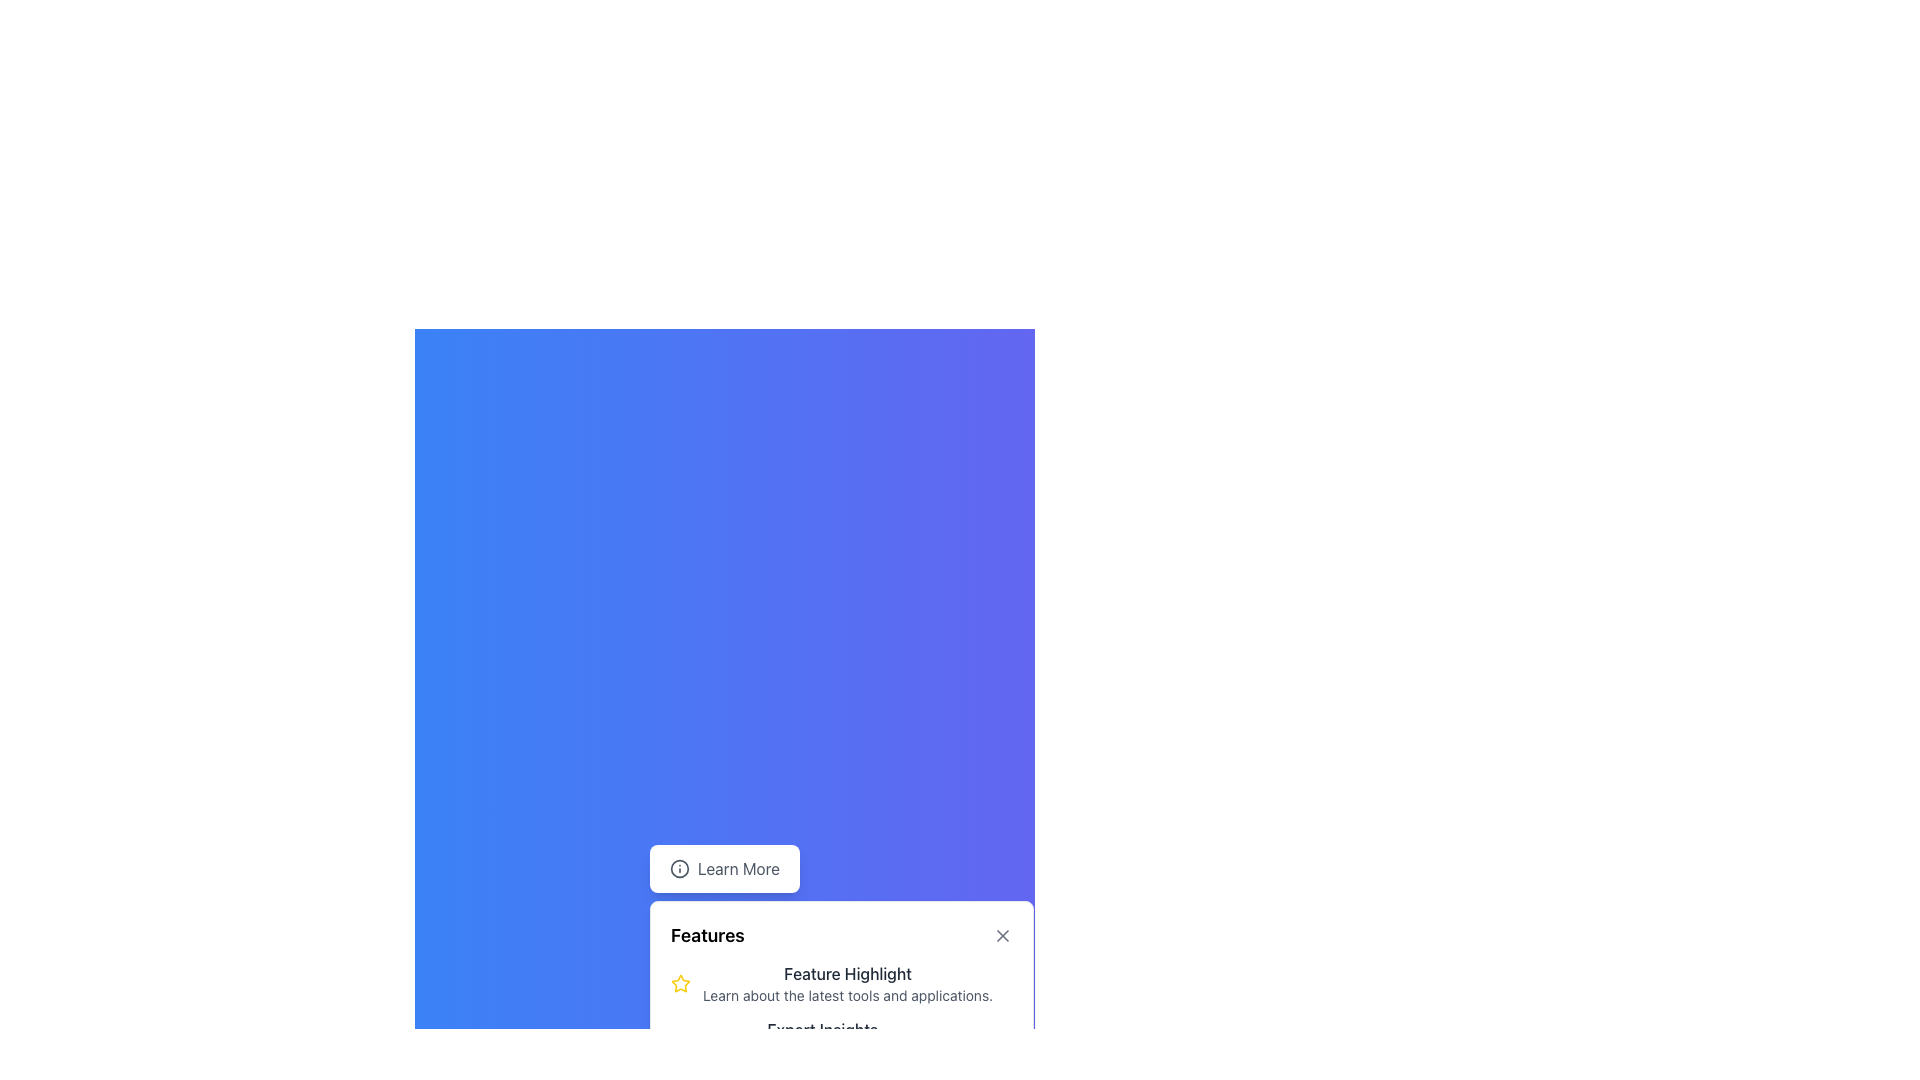  Describe the element at coordinates (848, 995) in the screenshot. I see `the Text Label located below the 'Feature Highlight' title, which serves to attract user attention` at that location.